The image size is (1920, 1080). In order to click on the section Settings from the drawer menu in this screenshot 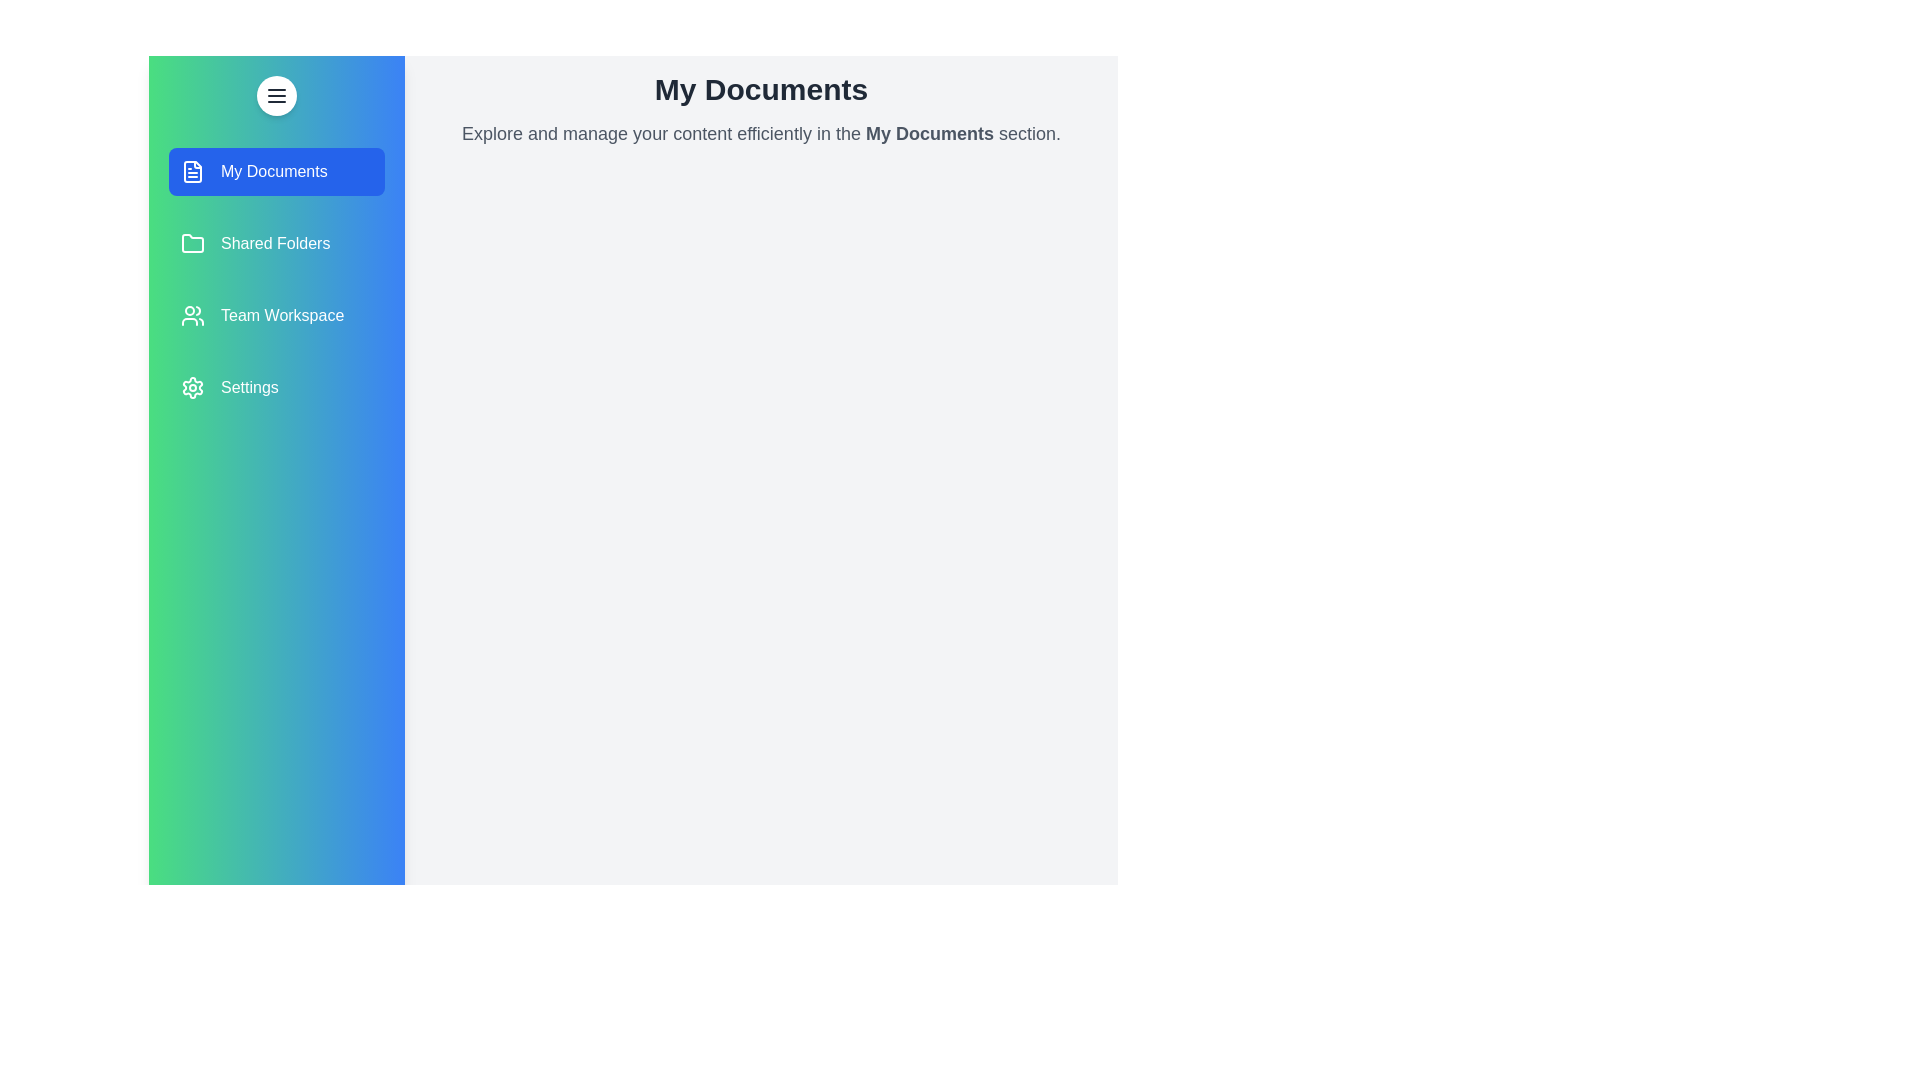, I will do `click(276, 388)`.